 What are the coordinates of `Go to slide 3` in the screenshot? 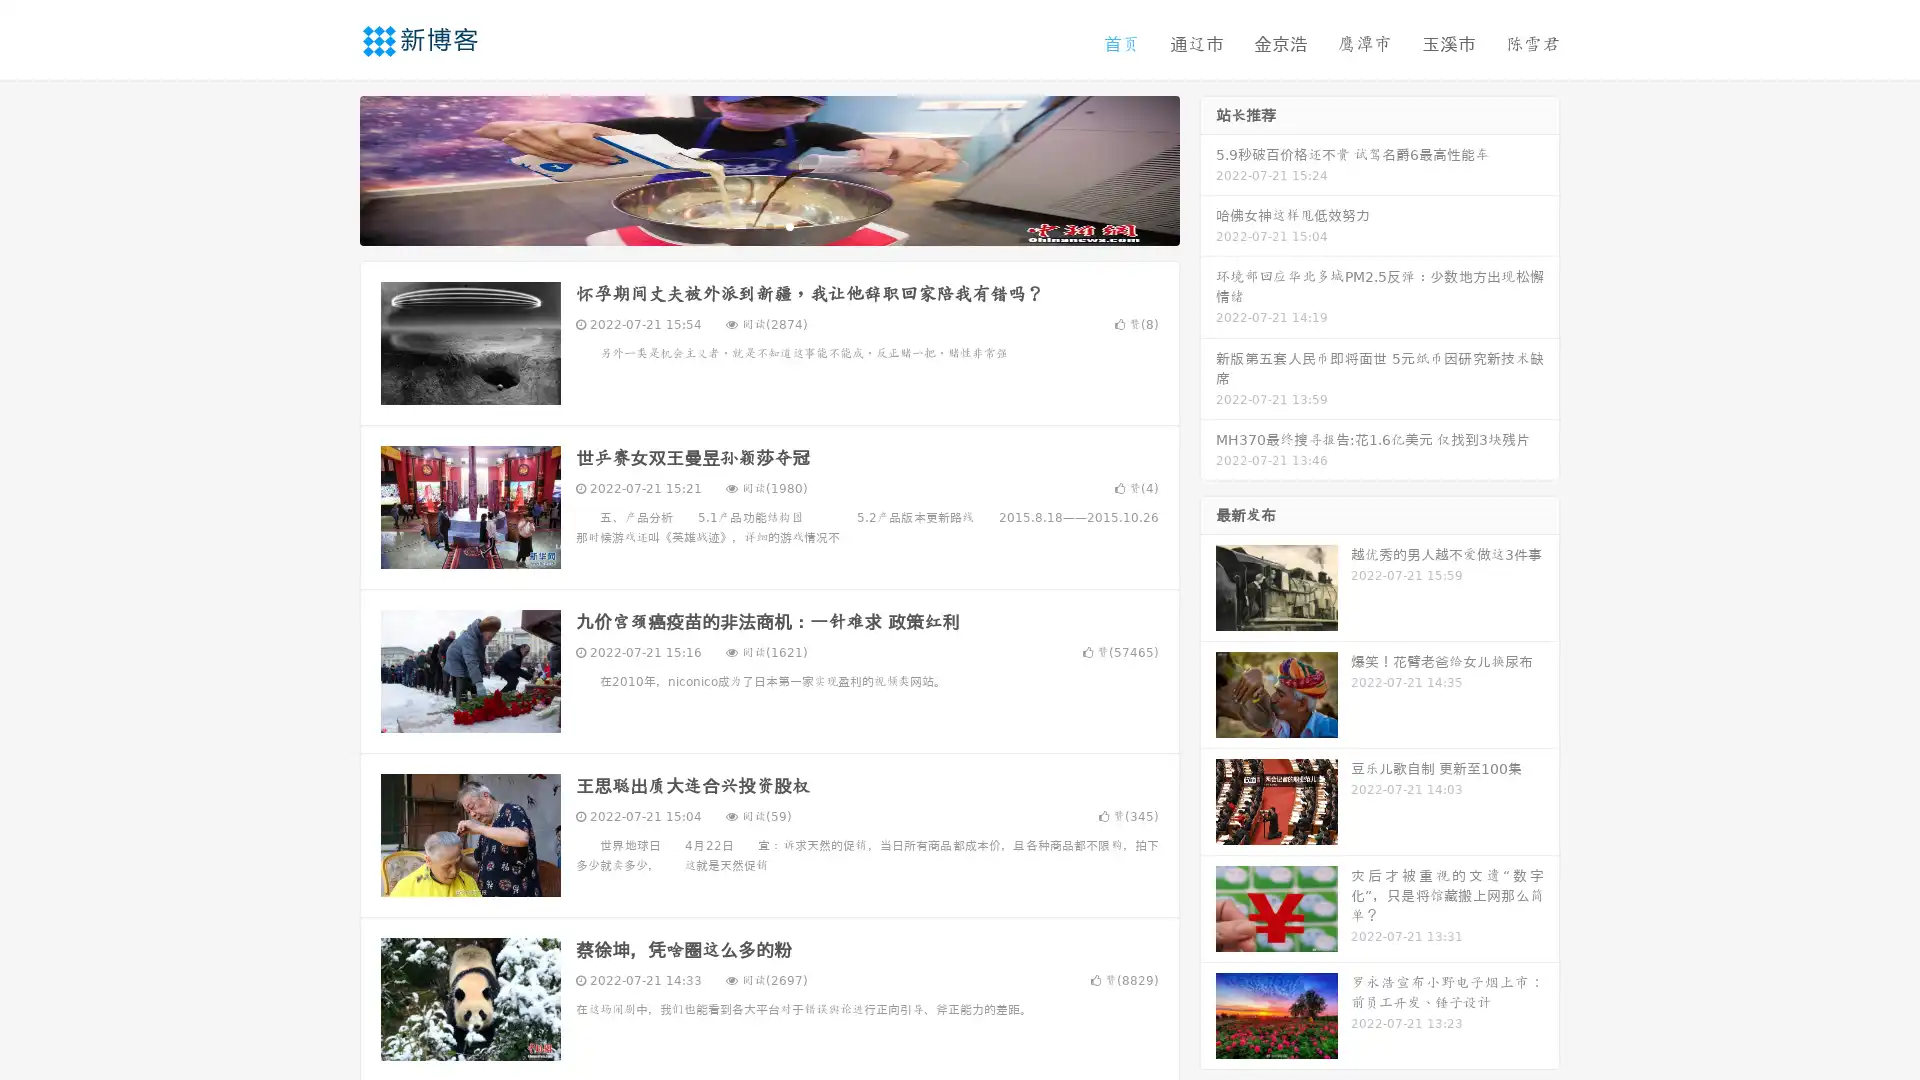 It's located at (789, 225).